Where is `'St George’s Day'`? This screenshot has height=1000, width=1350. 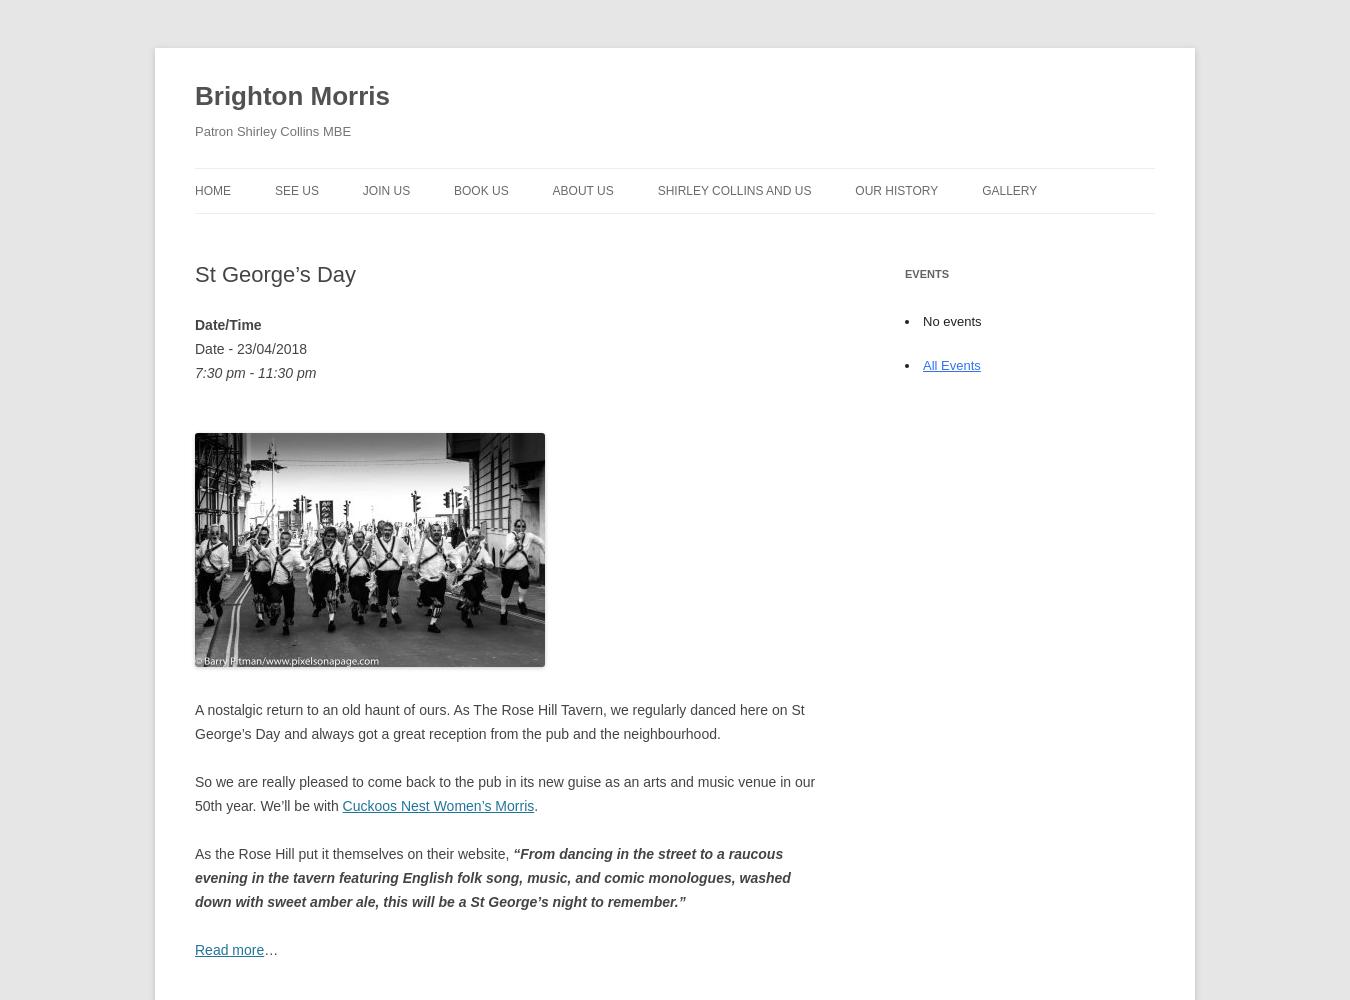
'St George’s Day' is located at coordinates (194, 274).